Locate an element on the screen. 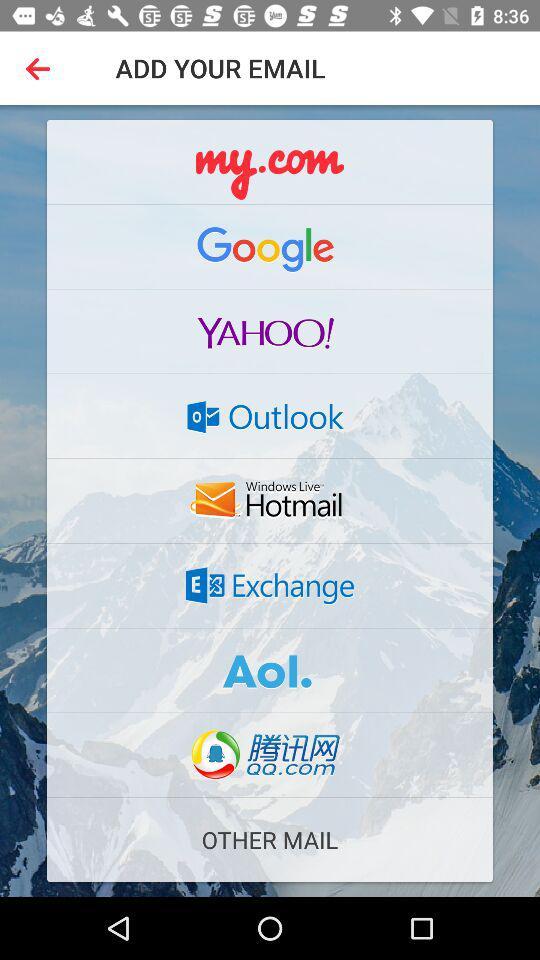  aol is located at coordinates (270, 670).